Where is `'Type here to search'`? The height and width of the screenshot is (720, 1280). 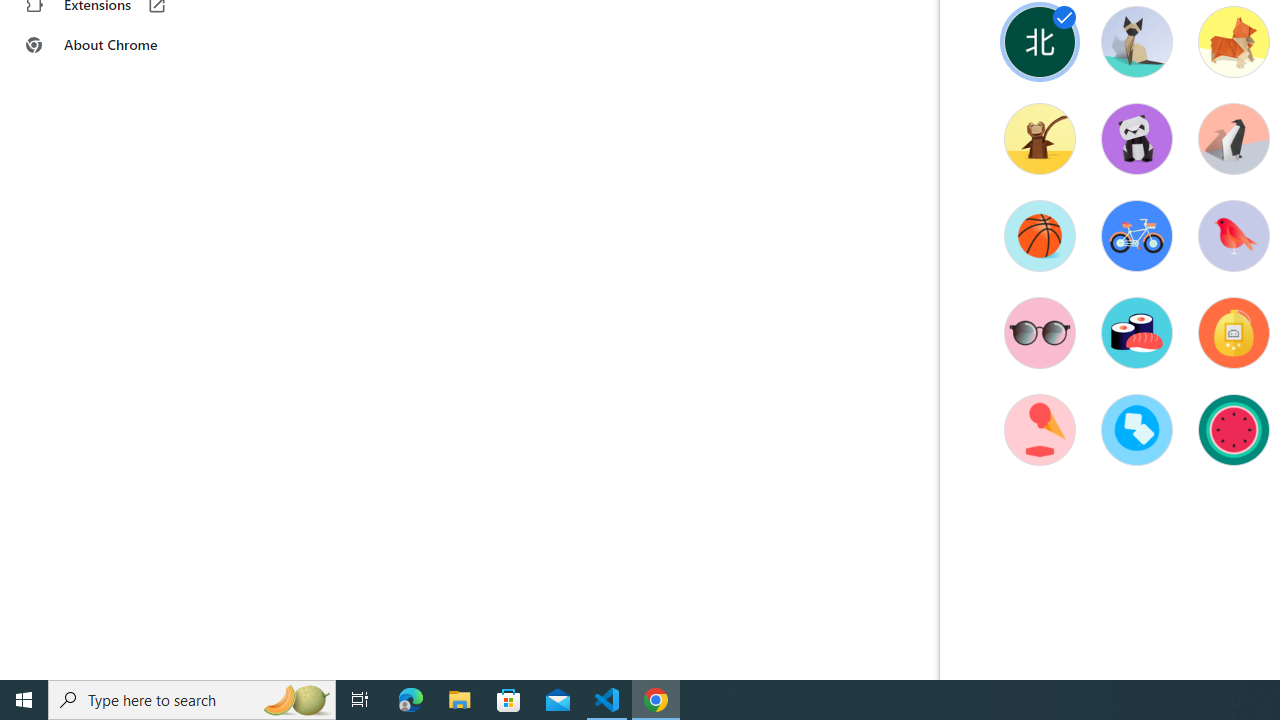 'Type here to search' is located at coordinates (192, 698).